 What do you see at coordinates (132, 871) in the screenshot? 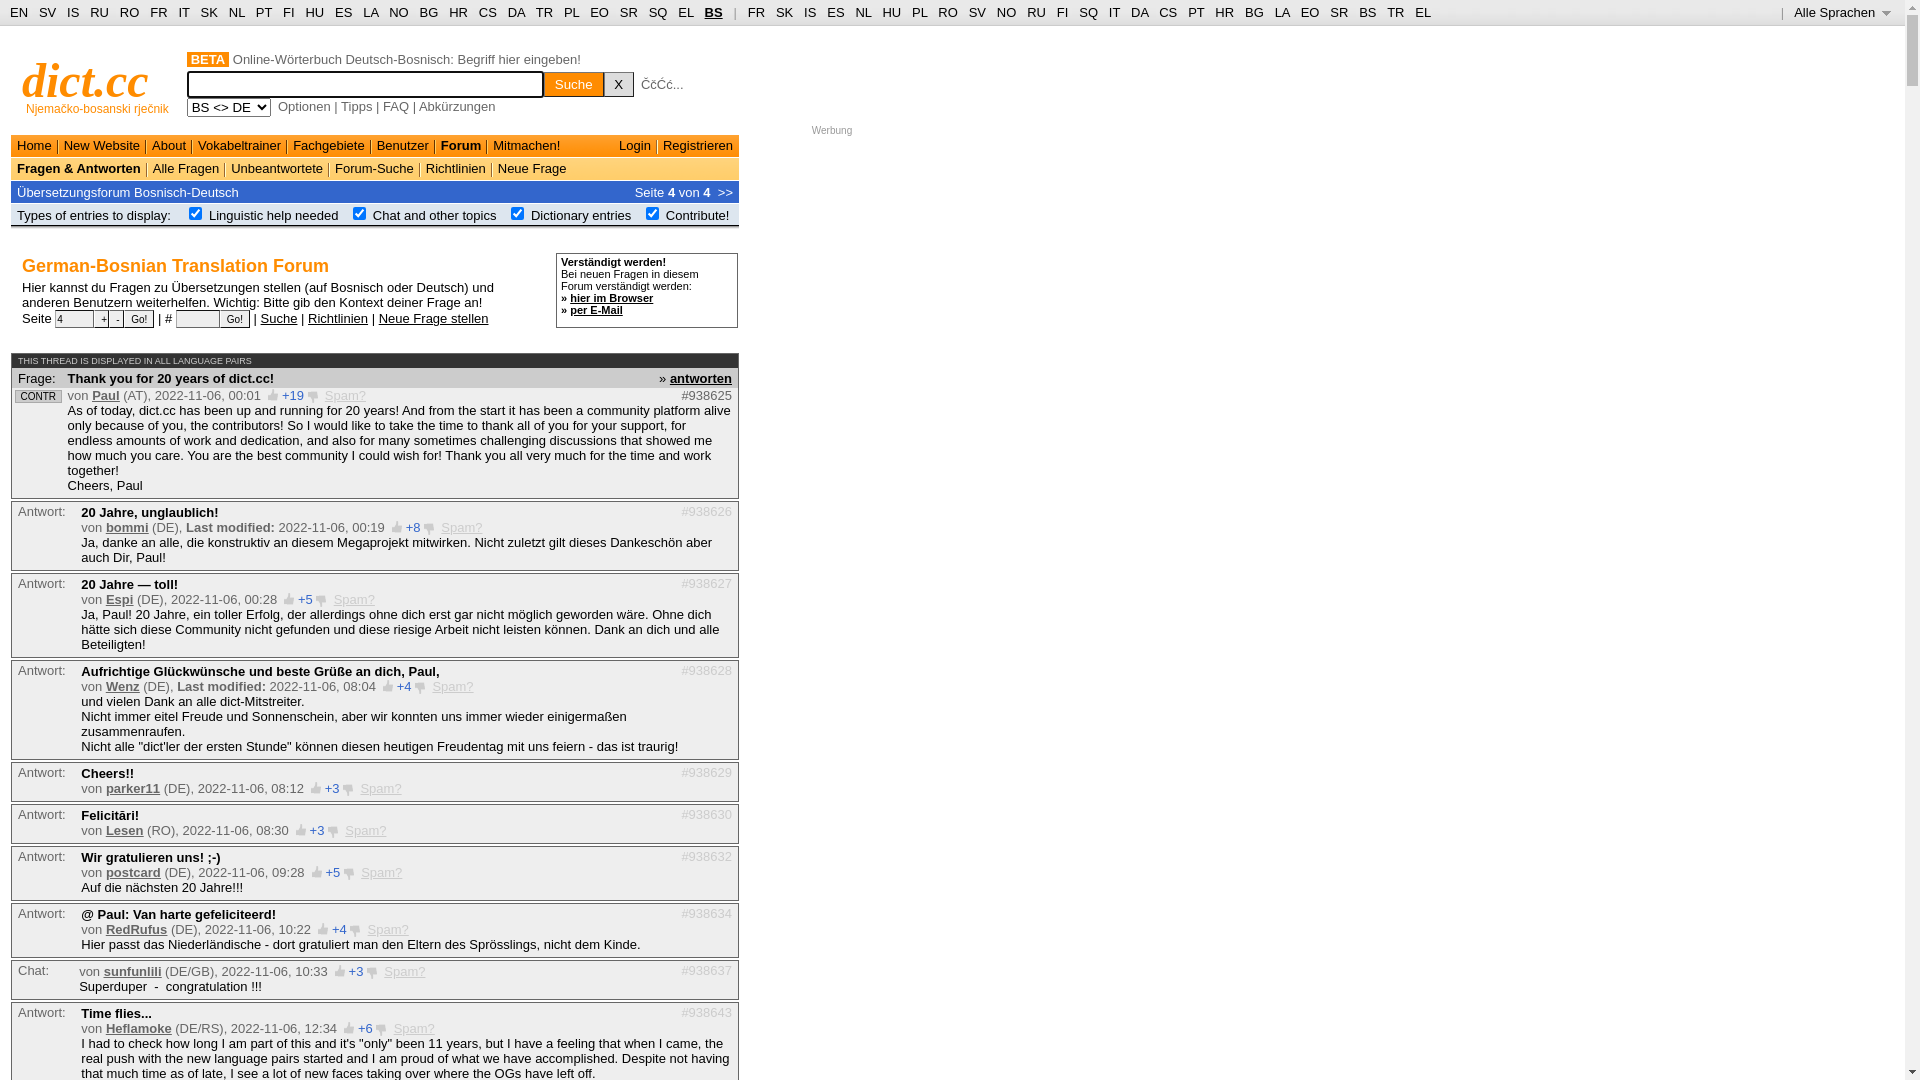
I see `'postcard'` at bounding box center [132, 871].